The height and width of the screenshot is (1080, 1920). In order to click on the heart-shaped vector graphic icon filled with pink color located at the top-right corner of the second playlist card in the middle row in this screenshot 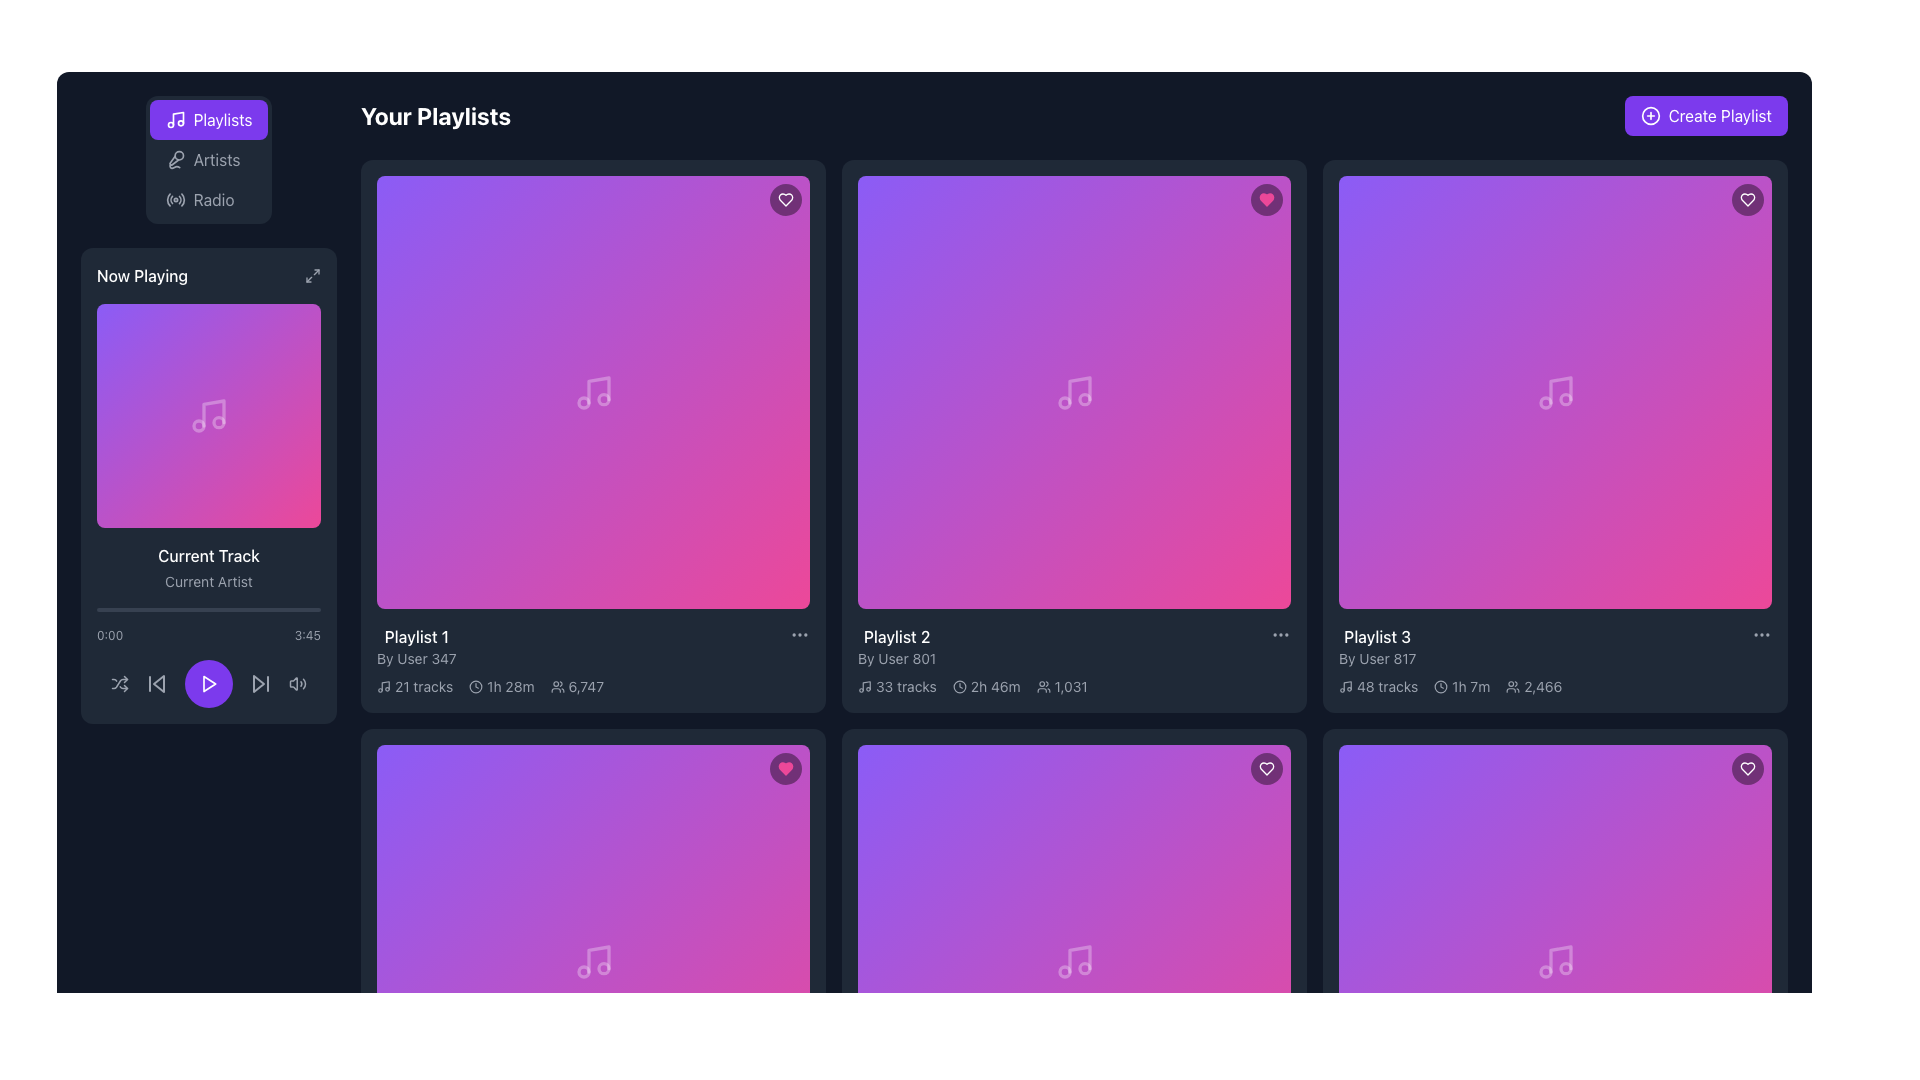, I will do `click(785, 767)`.